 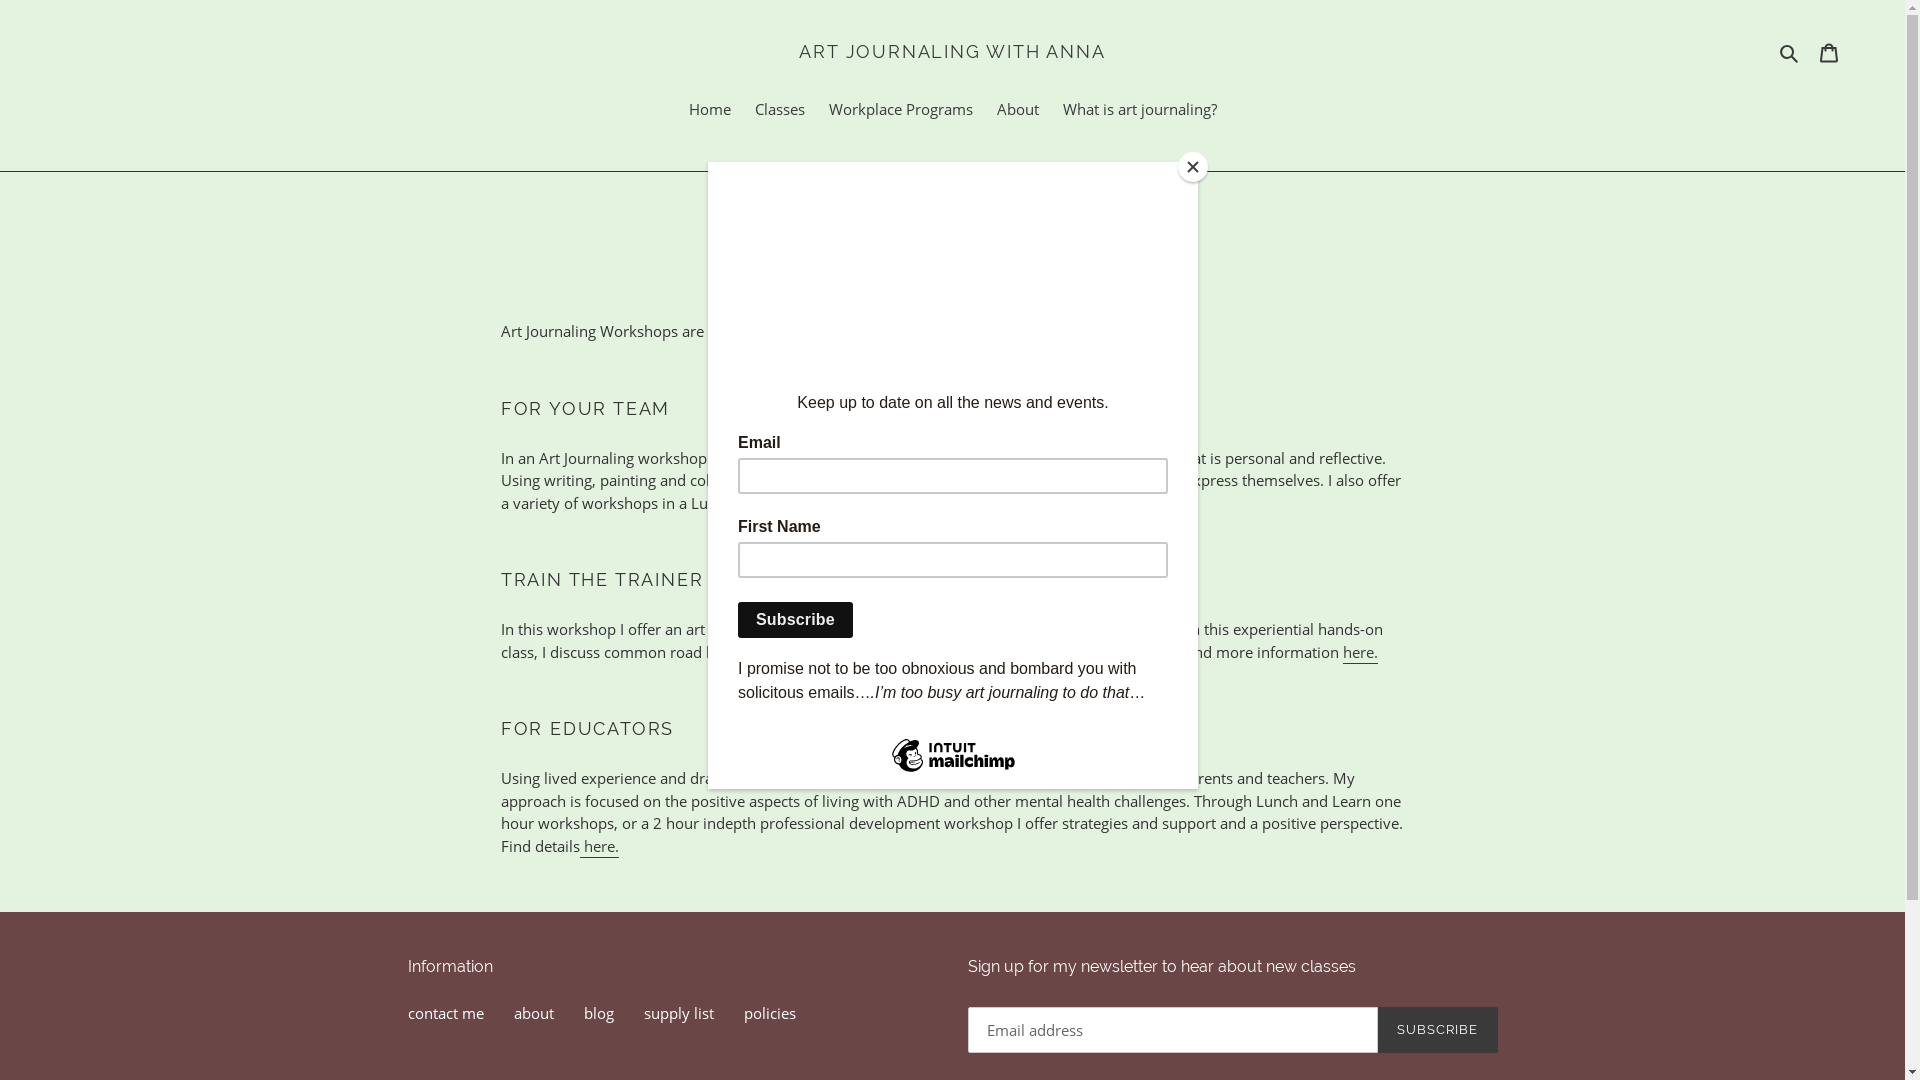 What do you see at coordinates (1790, 50) in the screenshot?
I see `'Search'` at bounding box center [1790, 50].